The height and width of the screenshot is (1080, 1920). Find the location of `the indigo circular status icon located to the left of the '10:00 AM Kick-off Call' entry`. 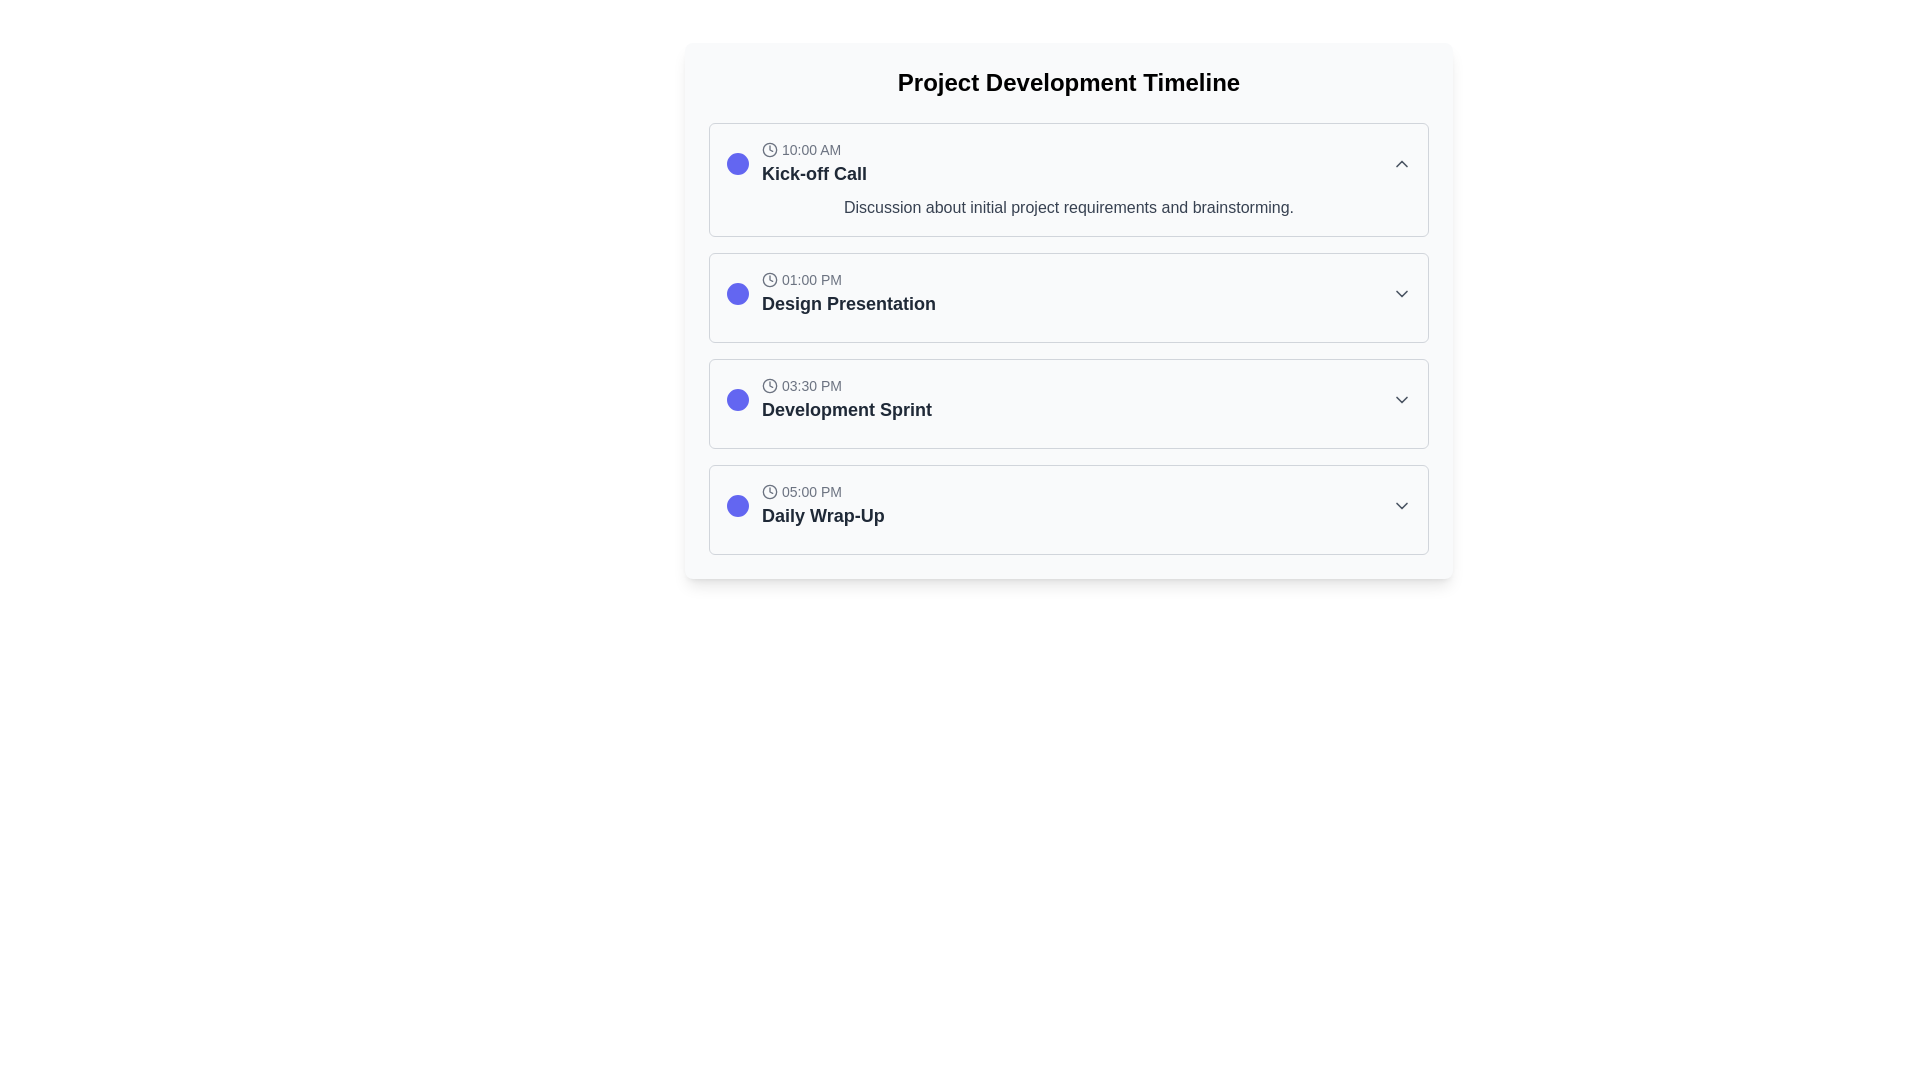

the indigo circular status icon located to the left of the '10:00 AM Kick-off Call' entry is located at coordinates (737, 163).